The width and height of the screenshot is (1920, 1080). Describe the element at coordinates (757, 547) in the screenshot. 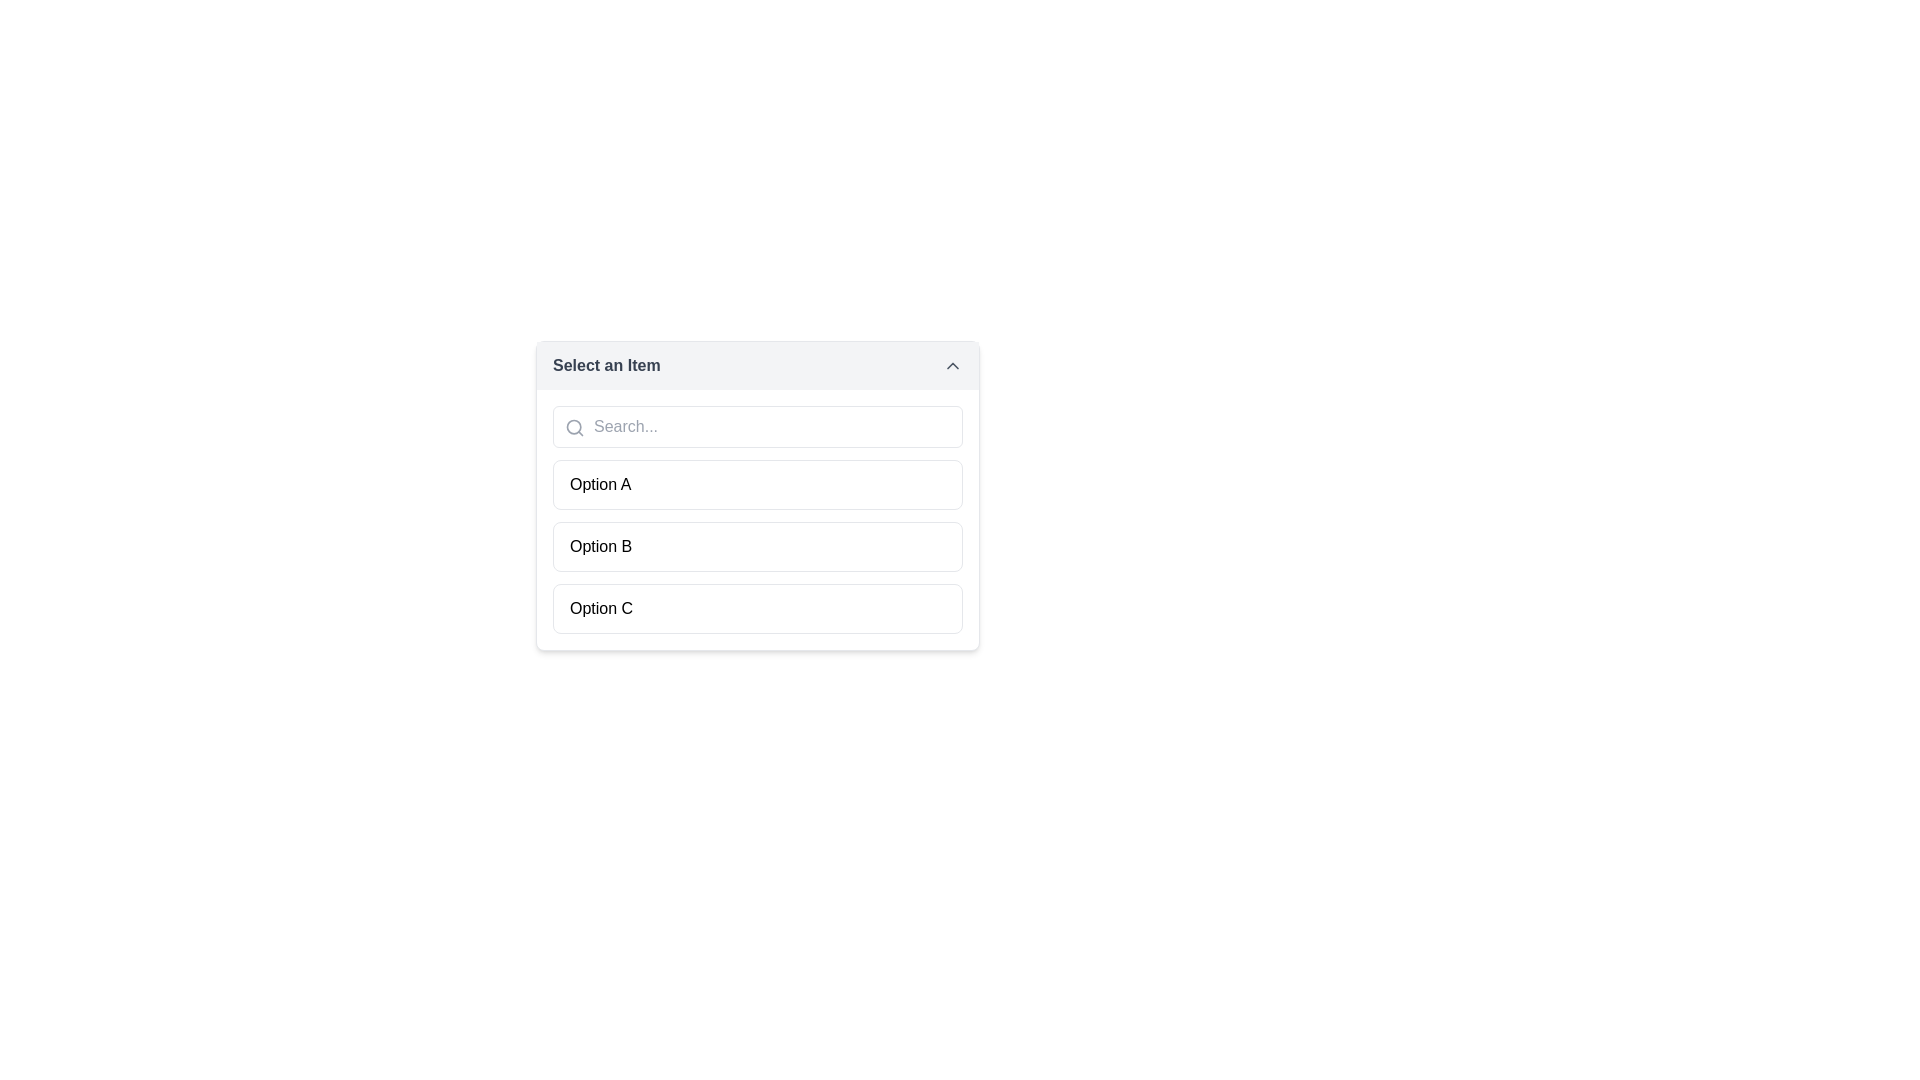

I see `the second option in the dropdown list containing 'Option A', 'Option B', and 'Option C' for focus effect` at that location.